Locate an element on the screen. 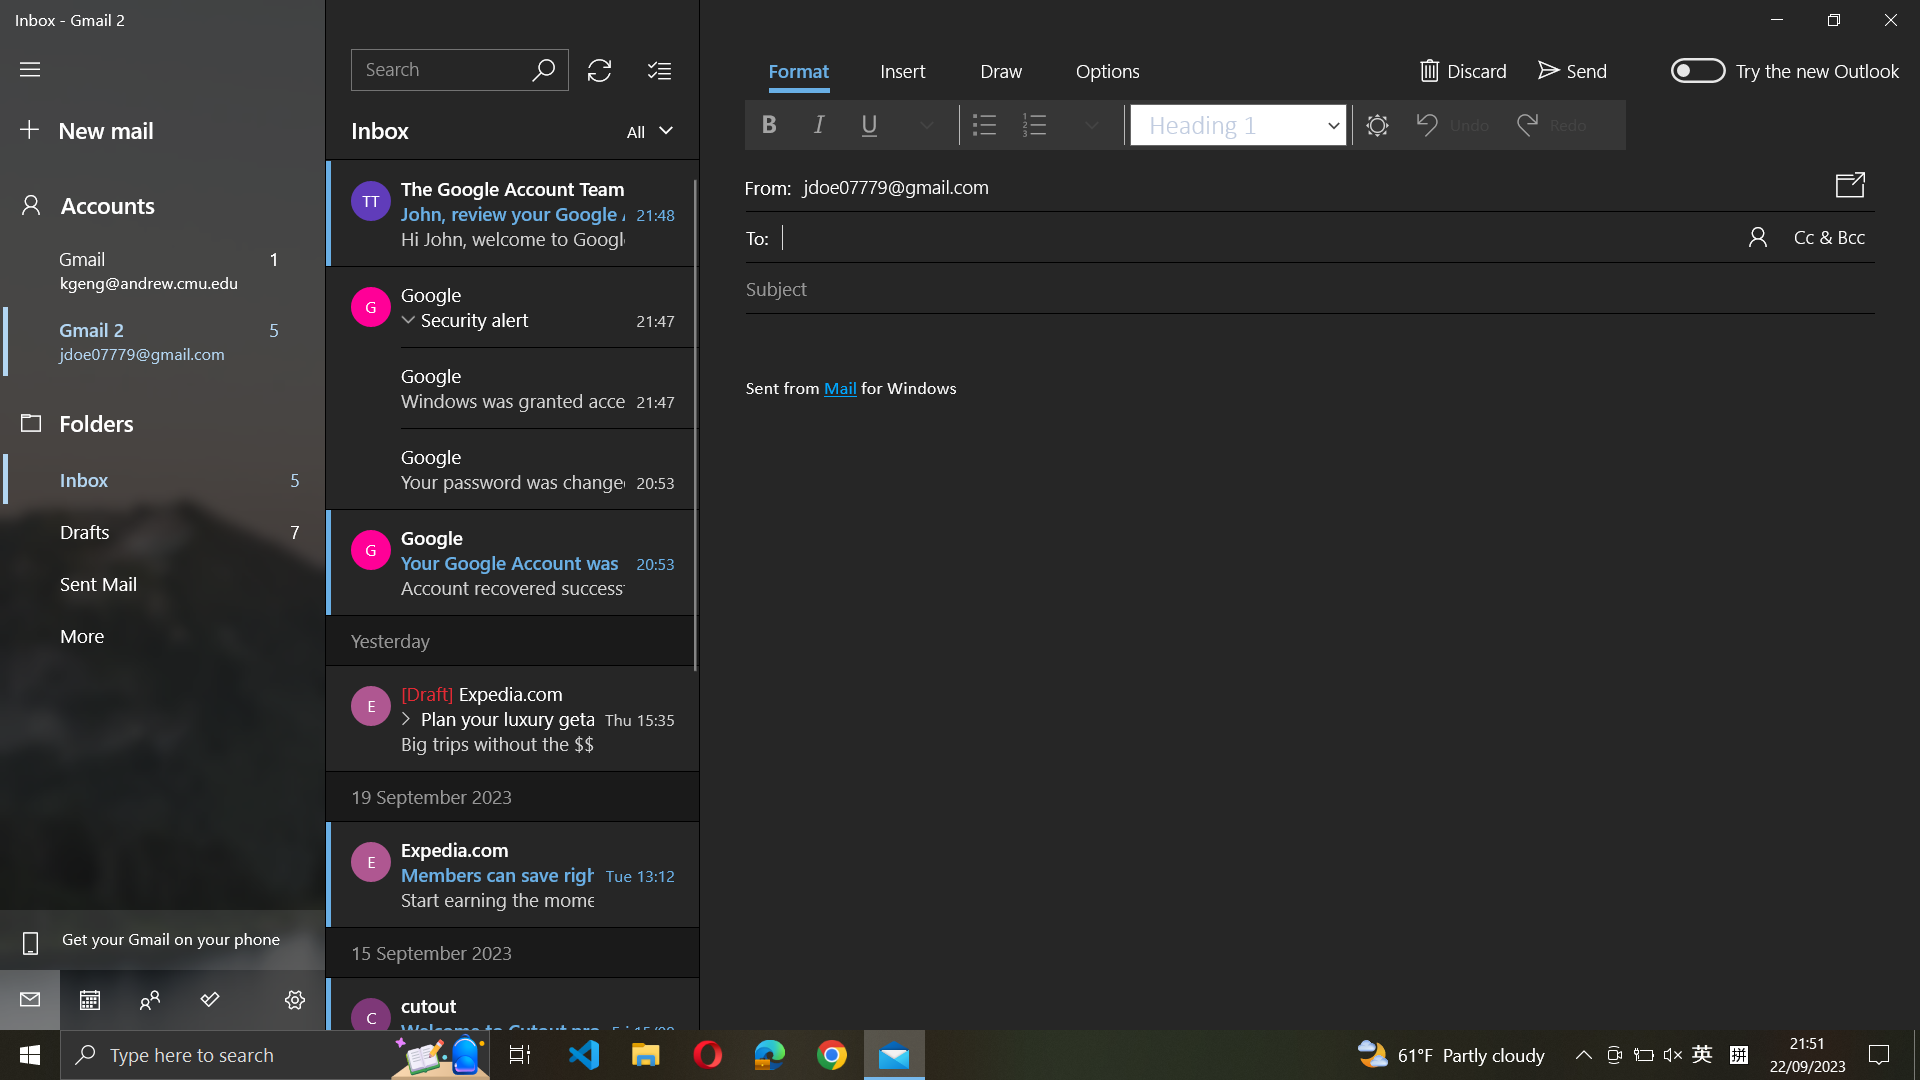 Image resolution: width=1920 pixels, height=1080 pixels. "view mails" and then move two steps down in the Mail Type and select is located at coordinates (646, 130).